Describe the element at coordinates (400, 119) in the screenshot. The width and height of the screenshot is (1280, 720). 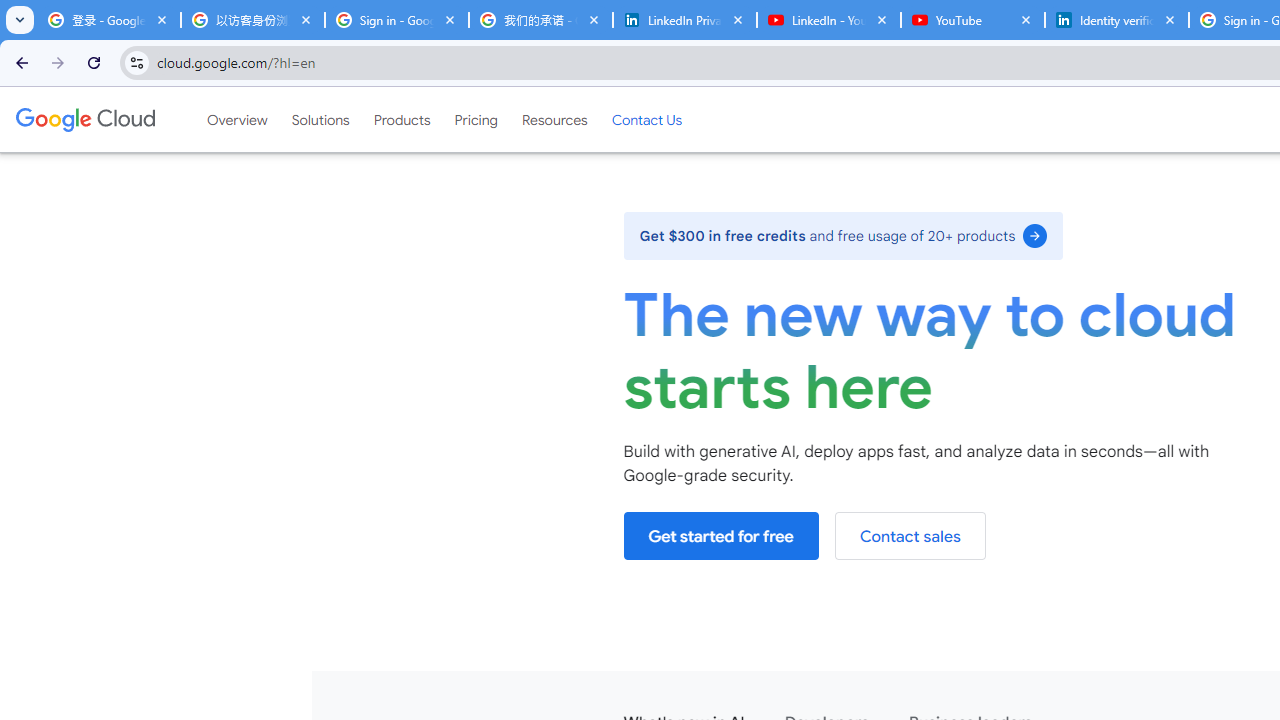
I see `'Products'` at that location.